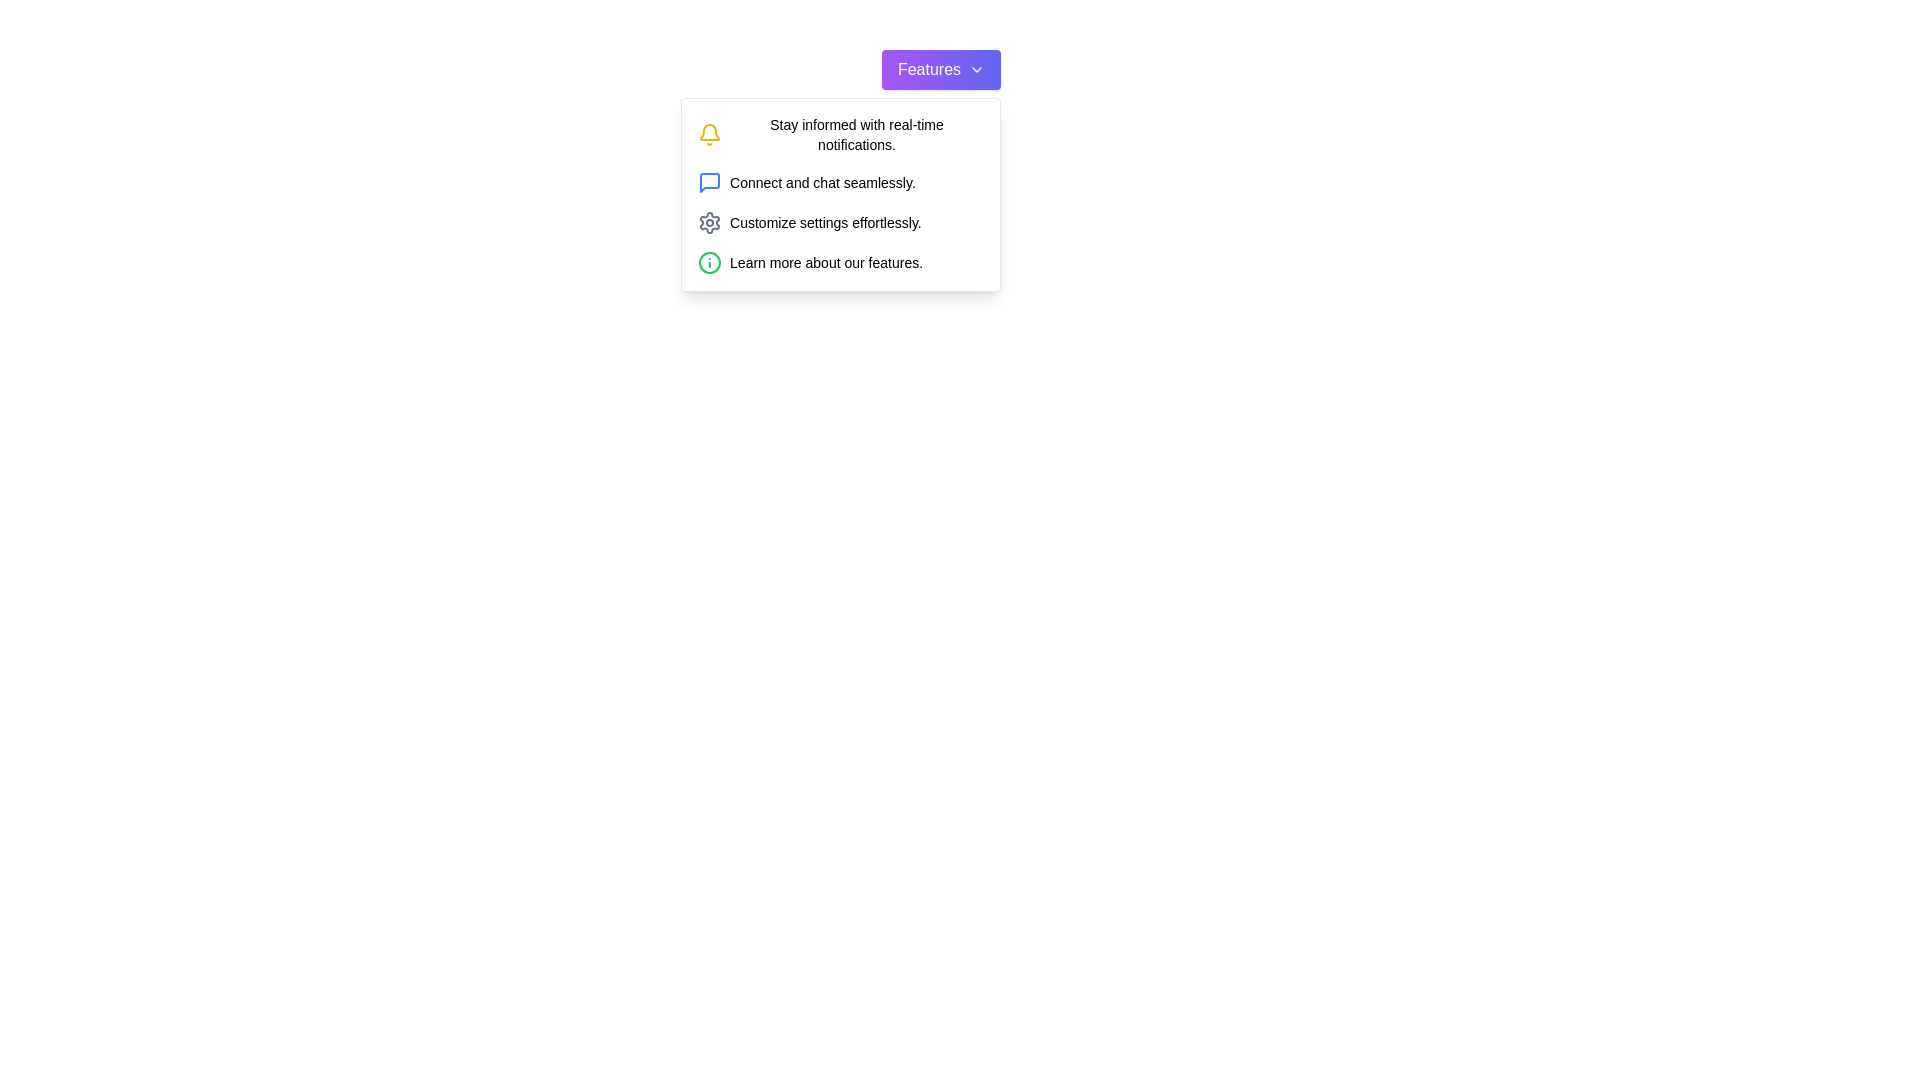 Image resolution: width=1920 pixels, height=1080 pixels. What do you see at coordinates (710, 223) in the screenshot?
I see `the gear icon located at the beginning of the third list item under the dropdown menu labeled 'Features', which is positioned directly to the left of the text 'Customize settings effortlessly'` at bounding box center [710, 223].